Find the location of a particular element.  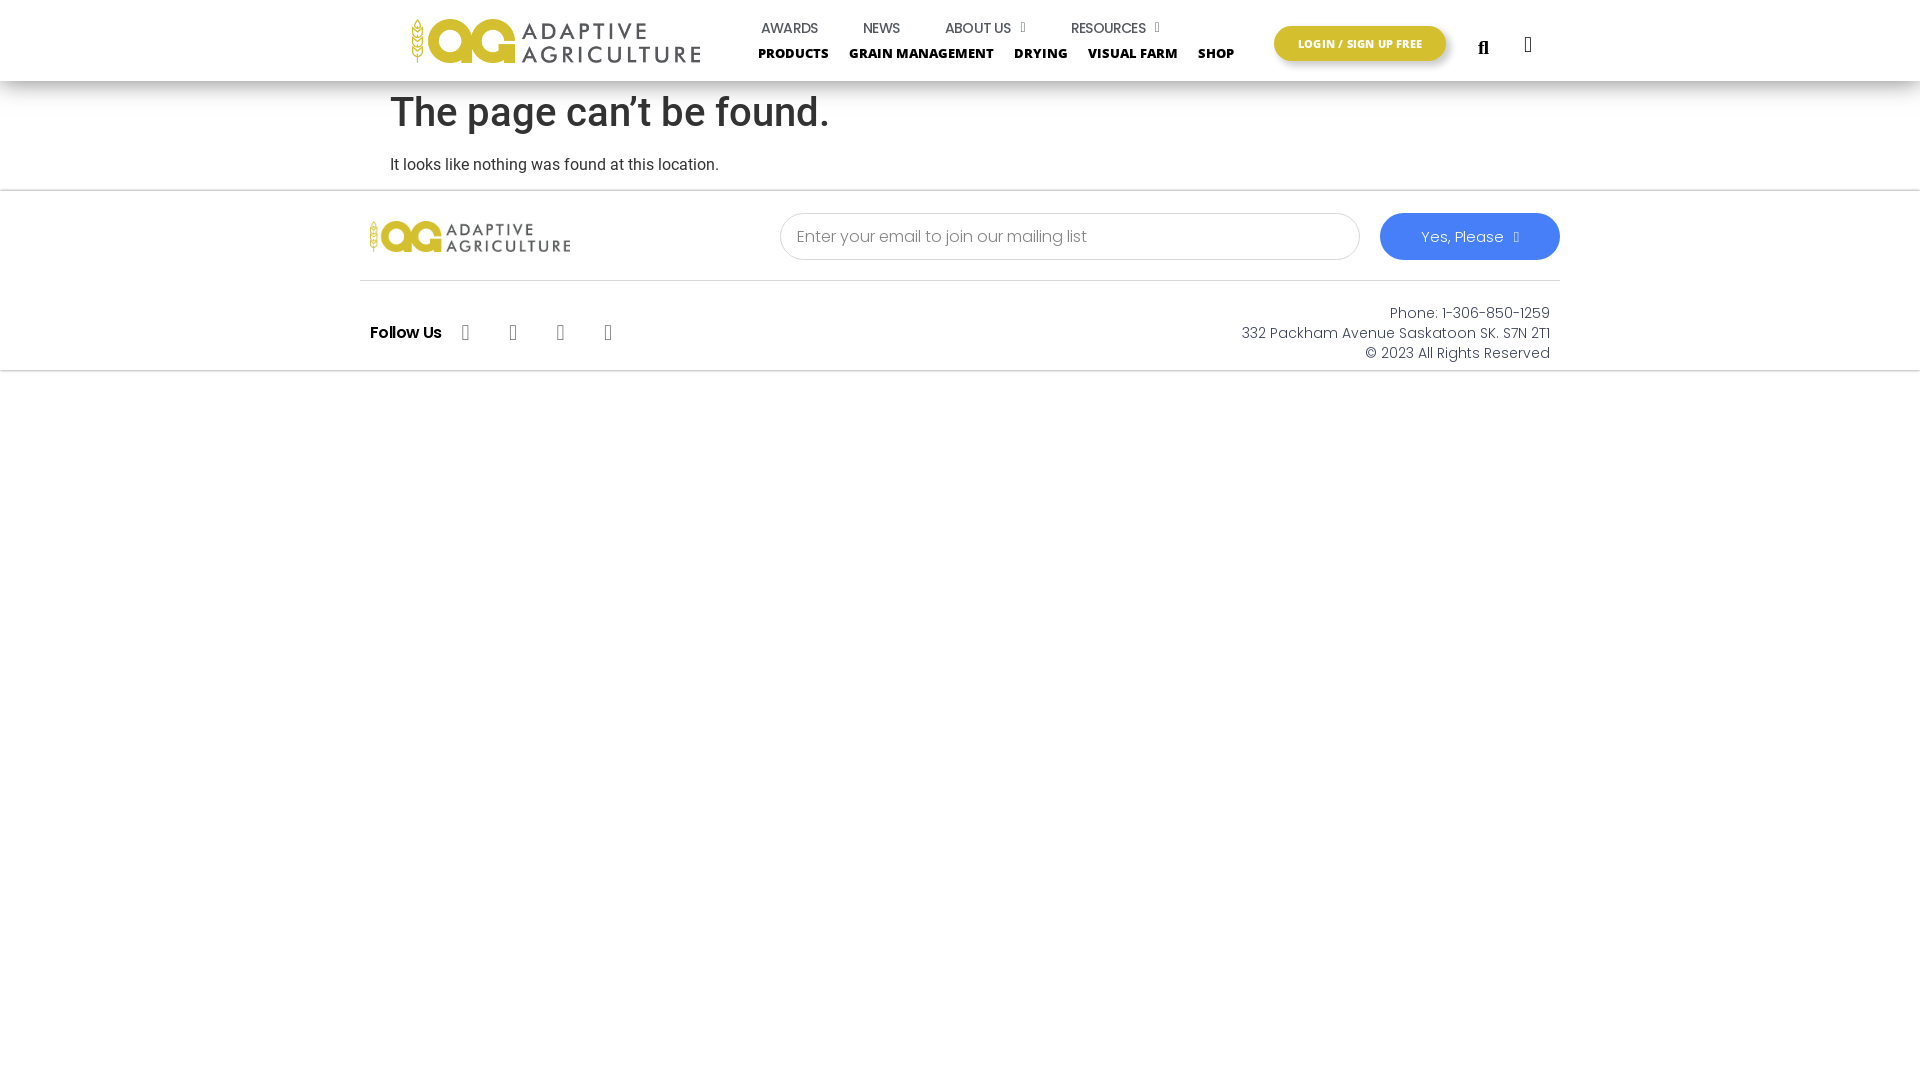

'GRAIN MANAGEMENT' is located at coordinates (920, 51).